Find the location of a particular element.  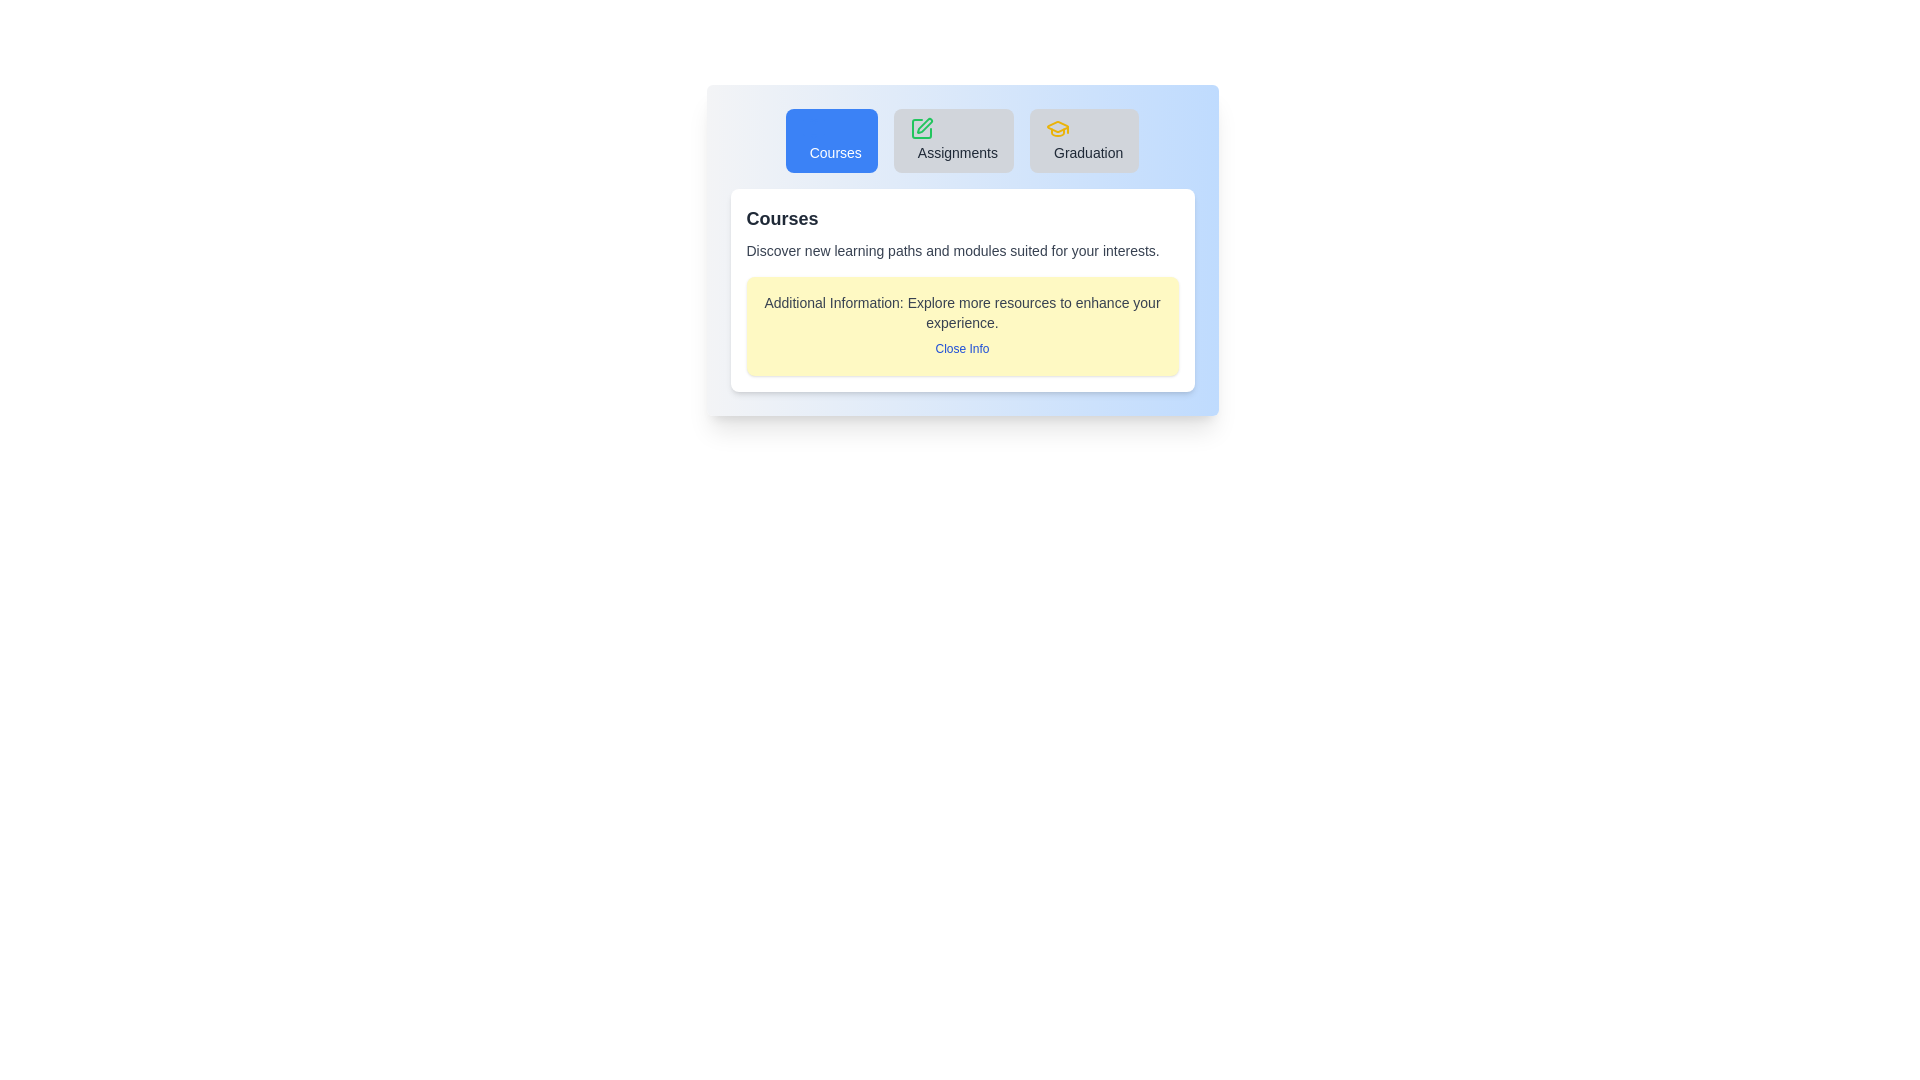

the Graduation tab by clicking its button is located at coordinates (1083, 140).